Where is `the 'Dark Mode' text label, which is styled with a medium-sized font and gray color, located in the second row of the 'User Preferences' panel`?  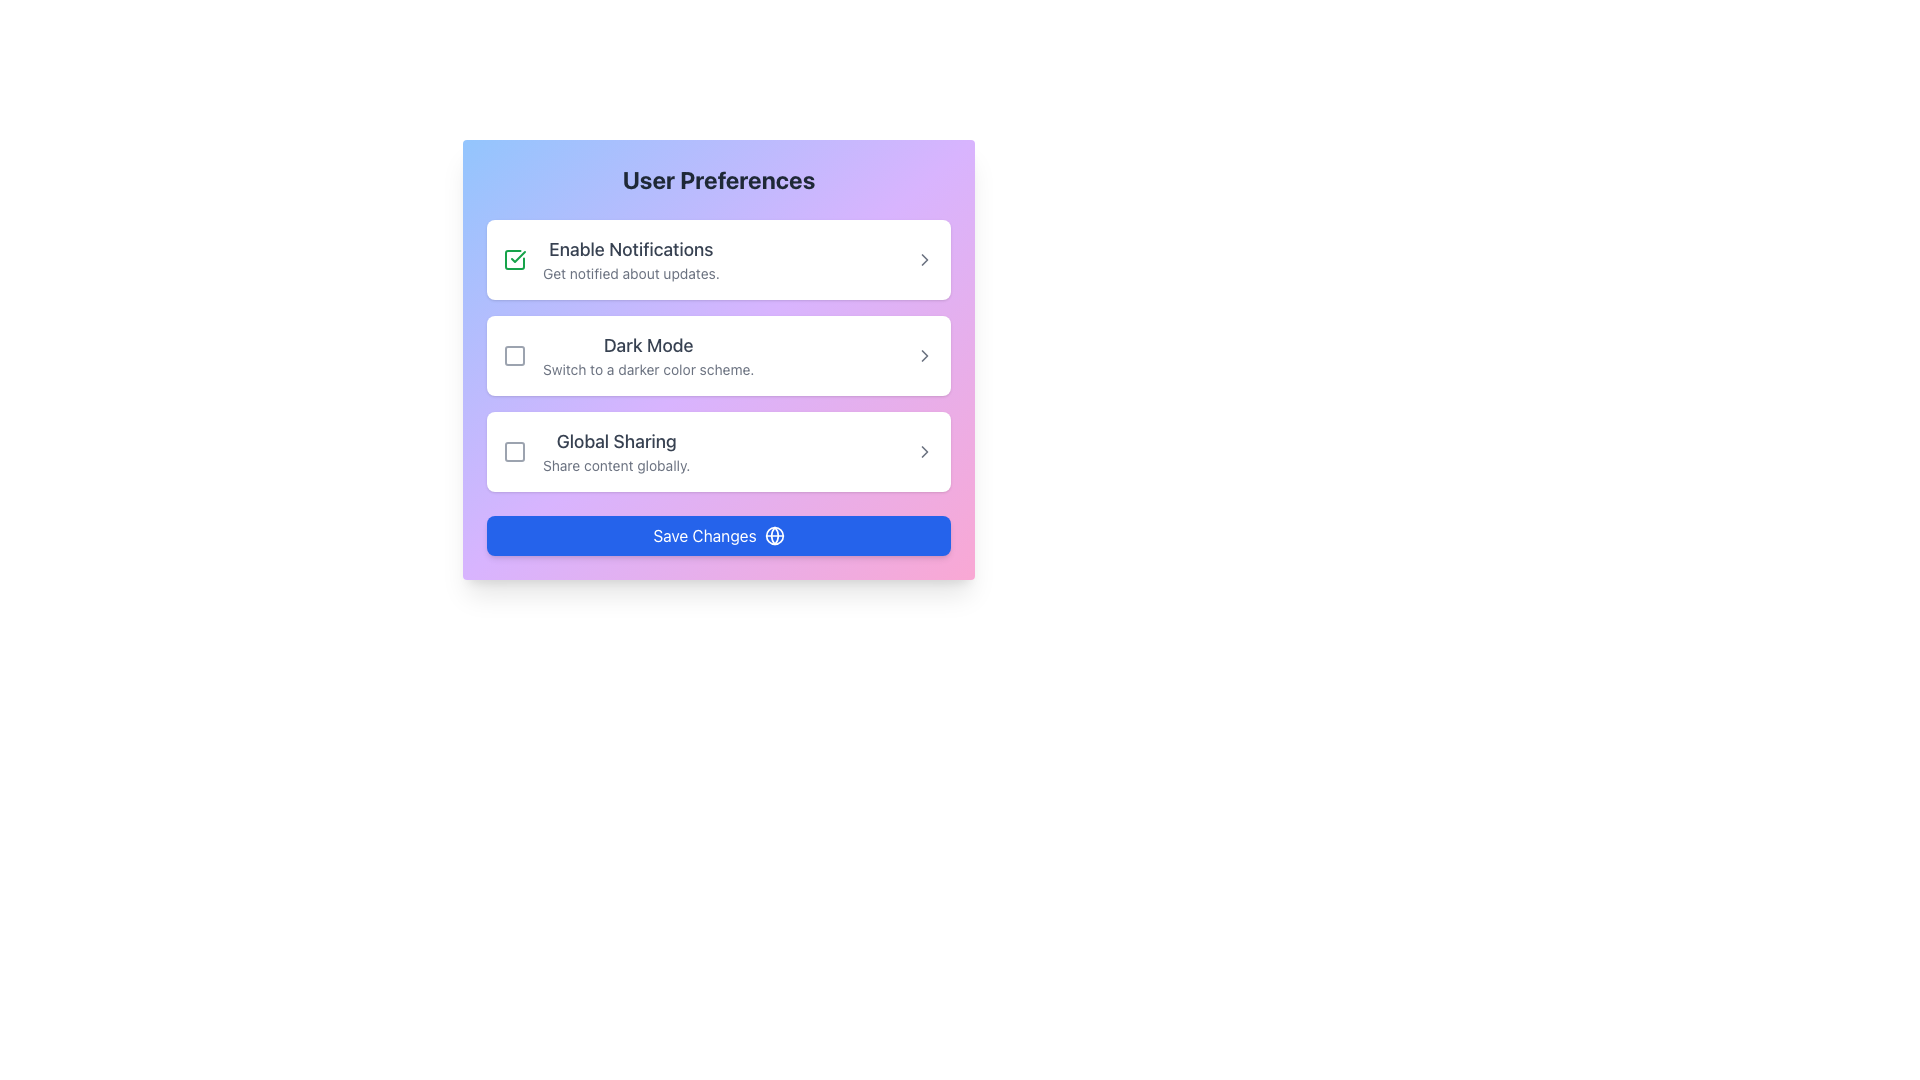
the 'Dark Mode' text label, which is styled with a medium-sized font and gray color, located in the second row of the 'User Preferences' panel is located at coordinates (648, 345).